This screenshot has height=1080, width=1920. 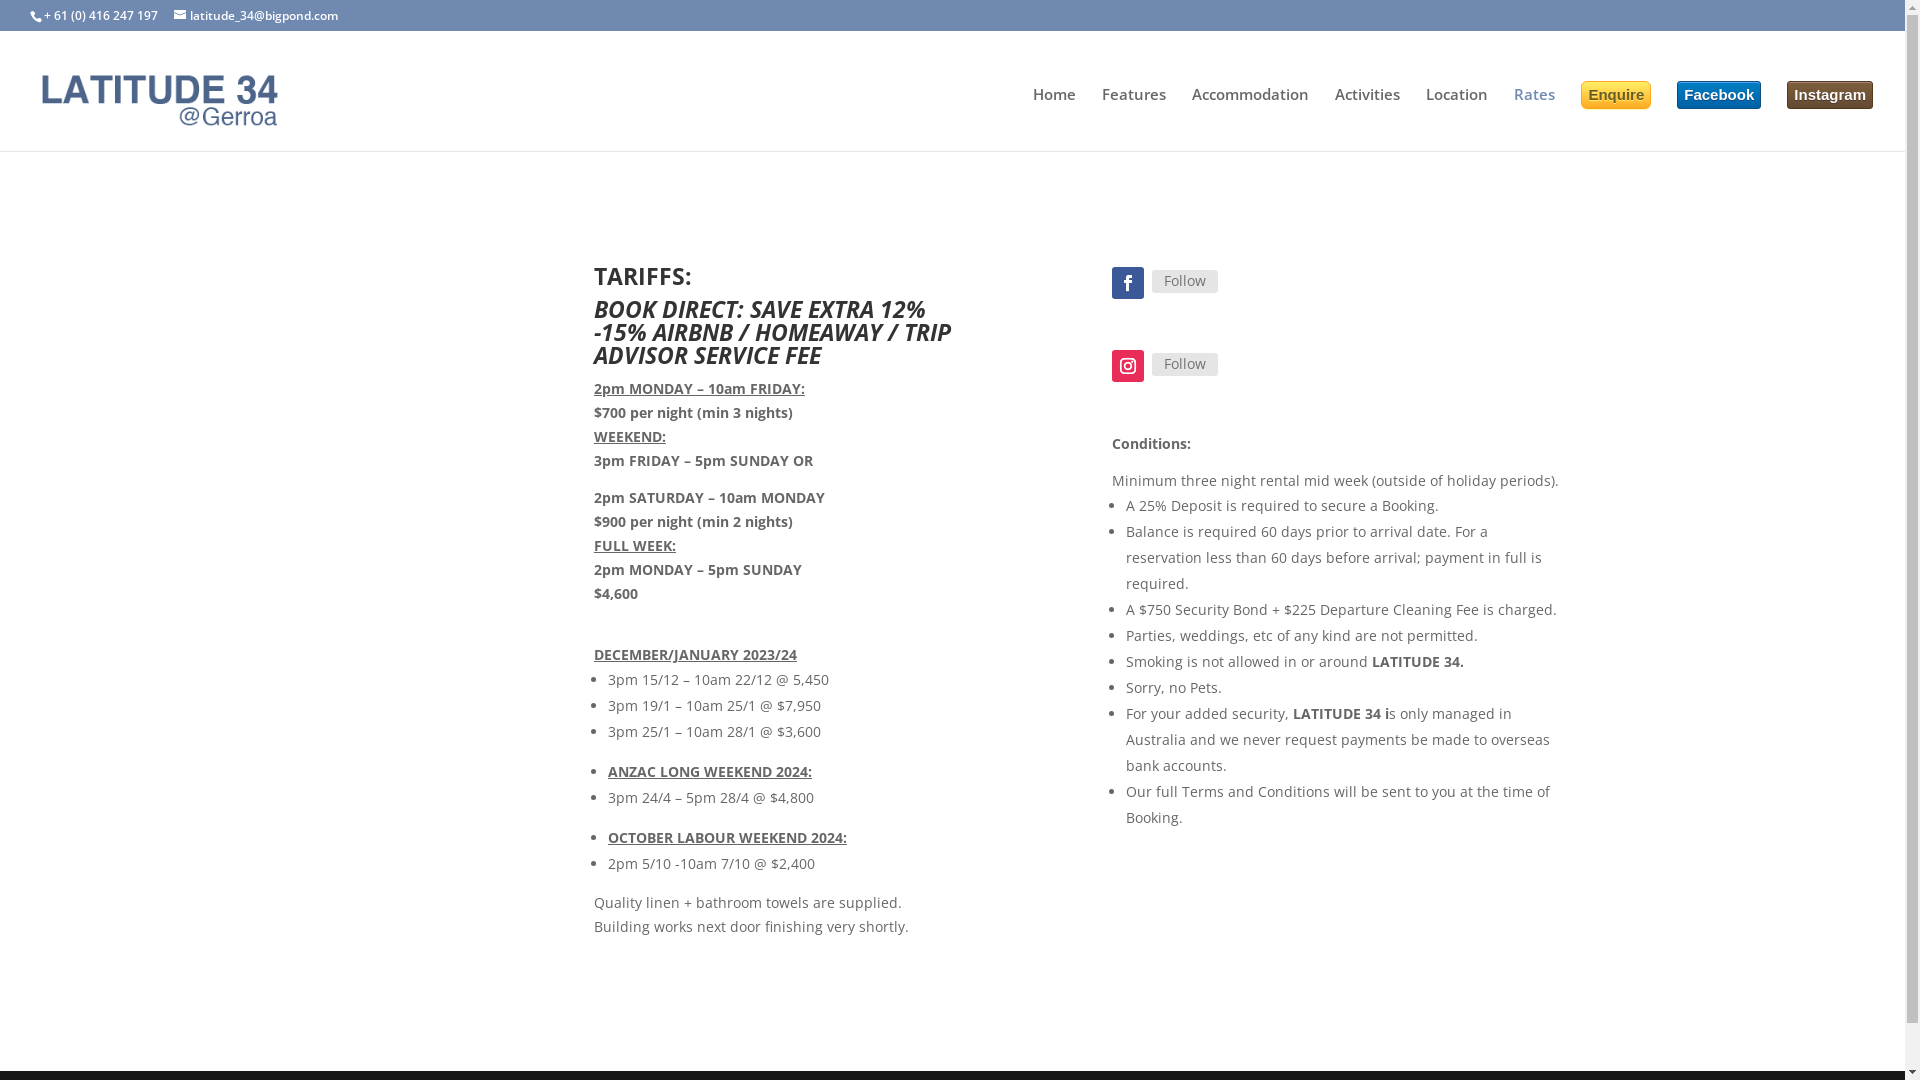 I want to click on 'Location', so click(x=1457, y=119).